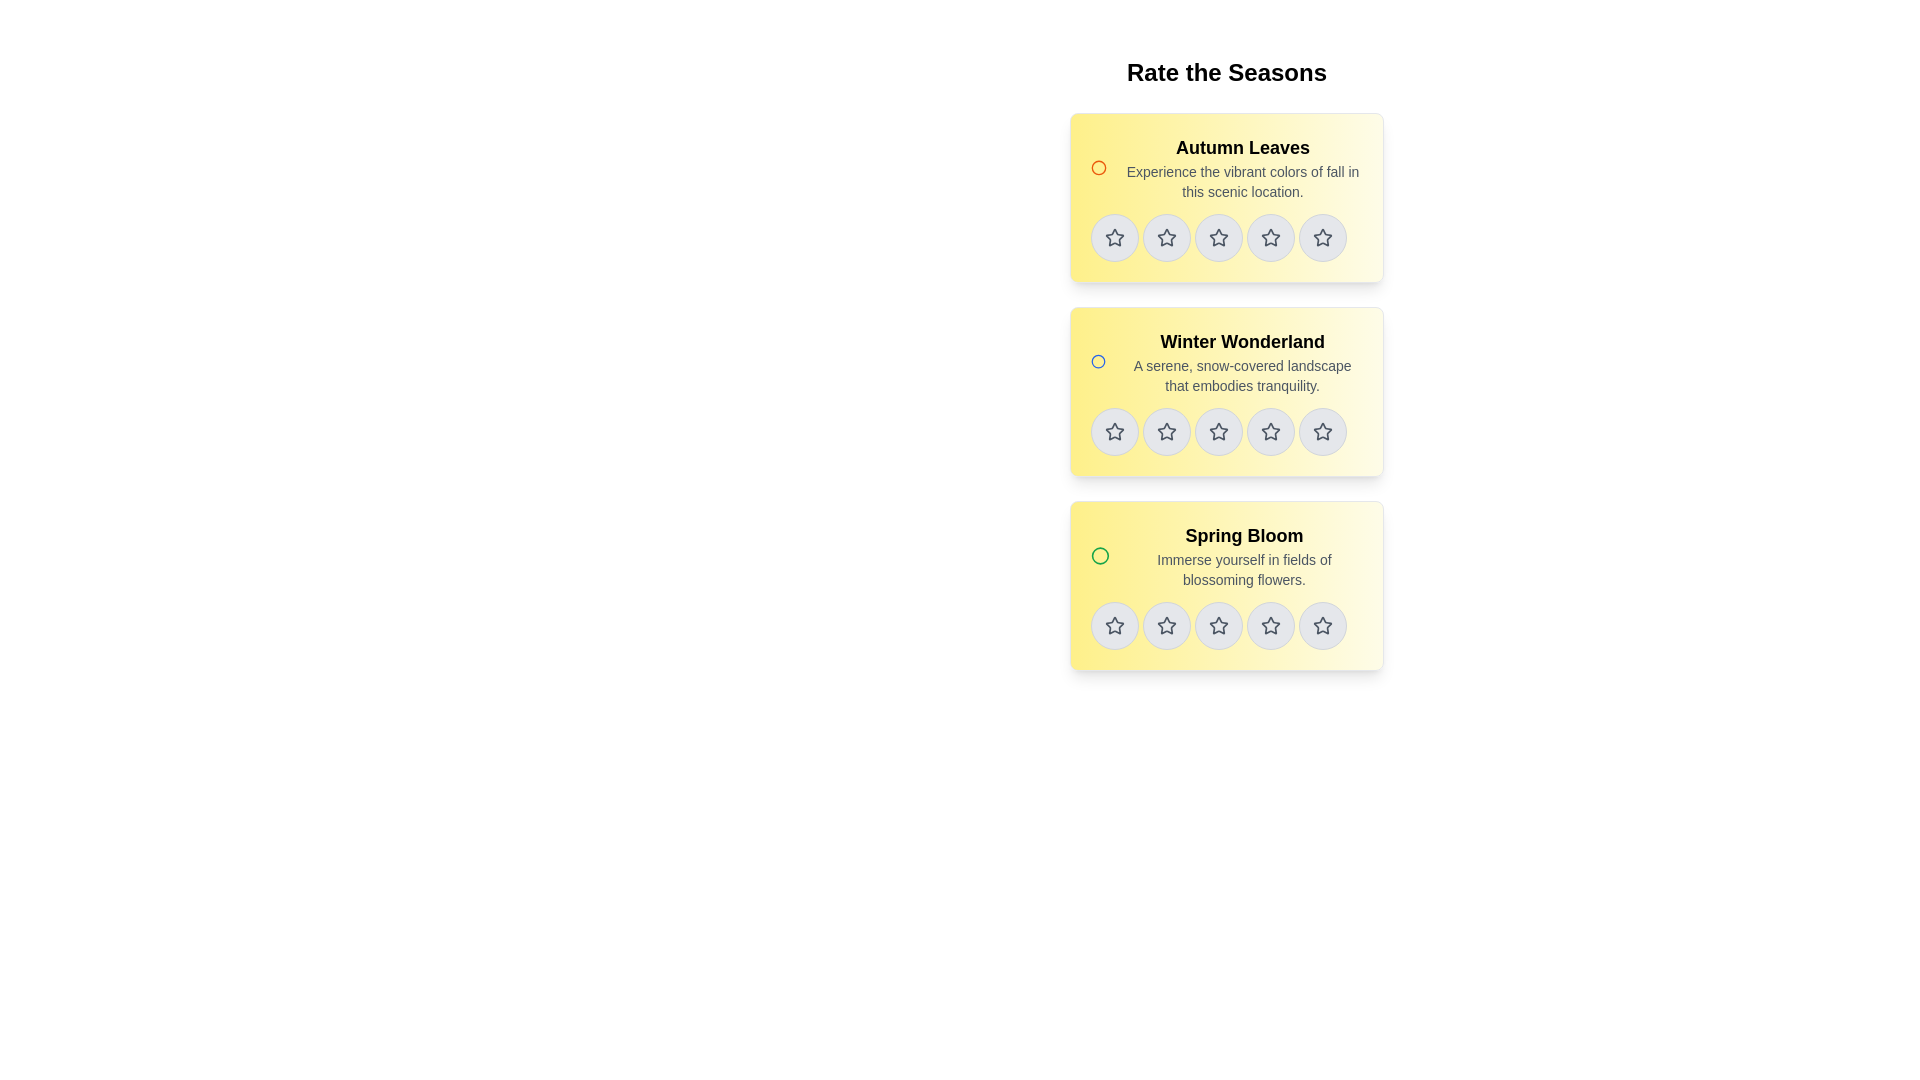 The height and width of the screenshot is (1080, 1920). What do you see at coordinates (1166, 236) in the screenshot?
I see `the second star icon in the rating feature located below the 'Autumn Leaves' header in the 'Rate the Seasons' list` at bounding box center [1166, 236].